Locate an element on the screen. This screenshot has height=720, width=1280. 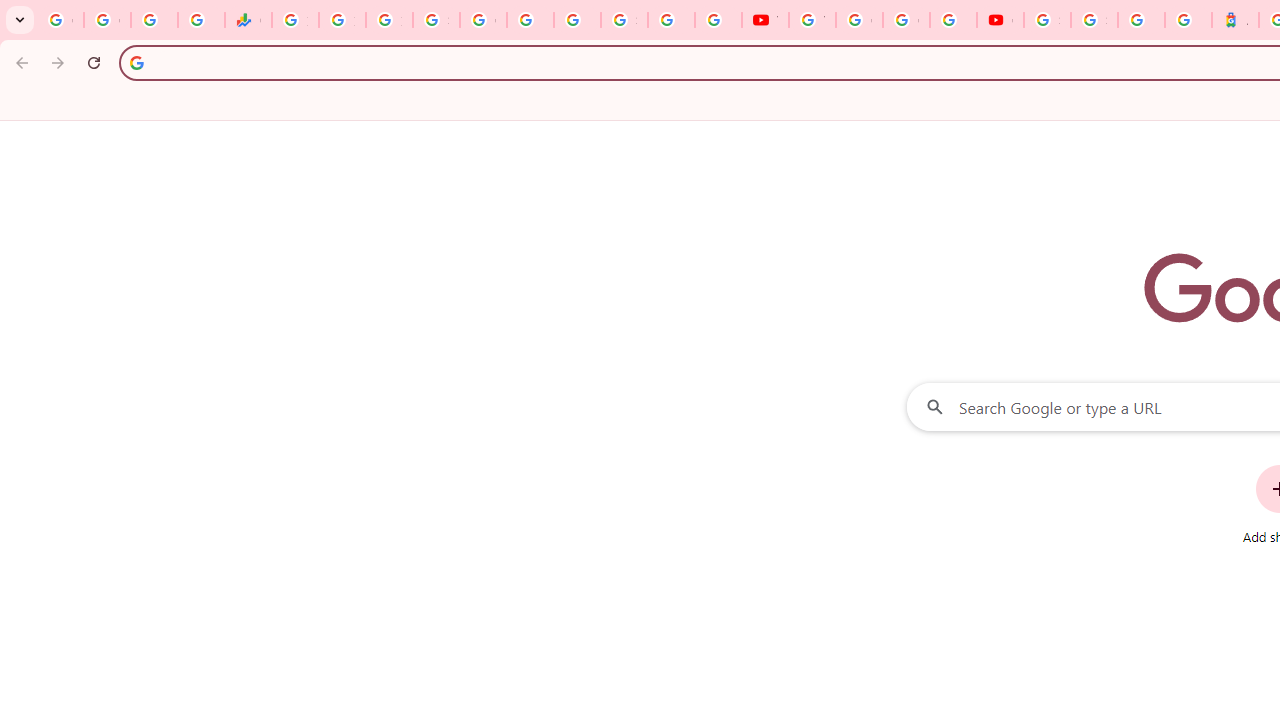
'YouTube' is located at coordinates (764, 20).